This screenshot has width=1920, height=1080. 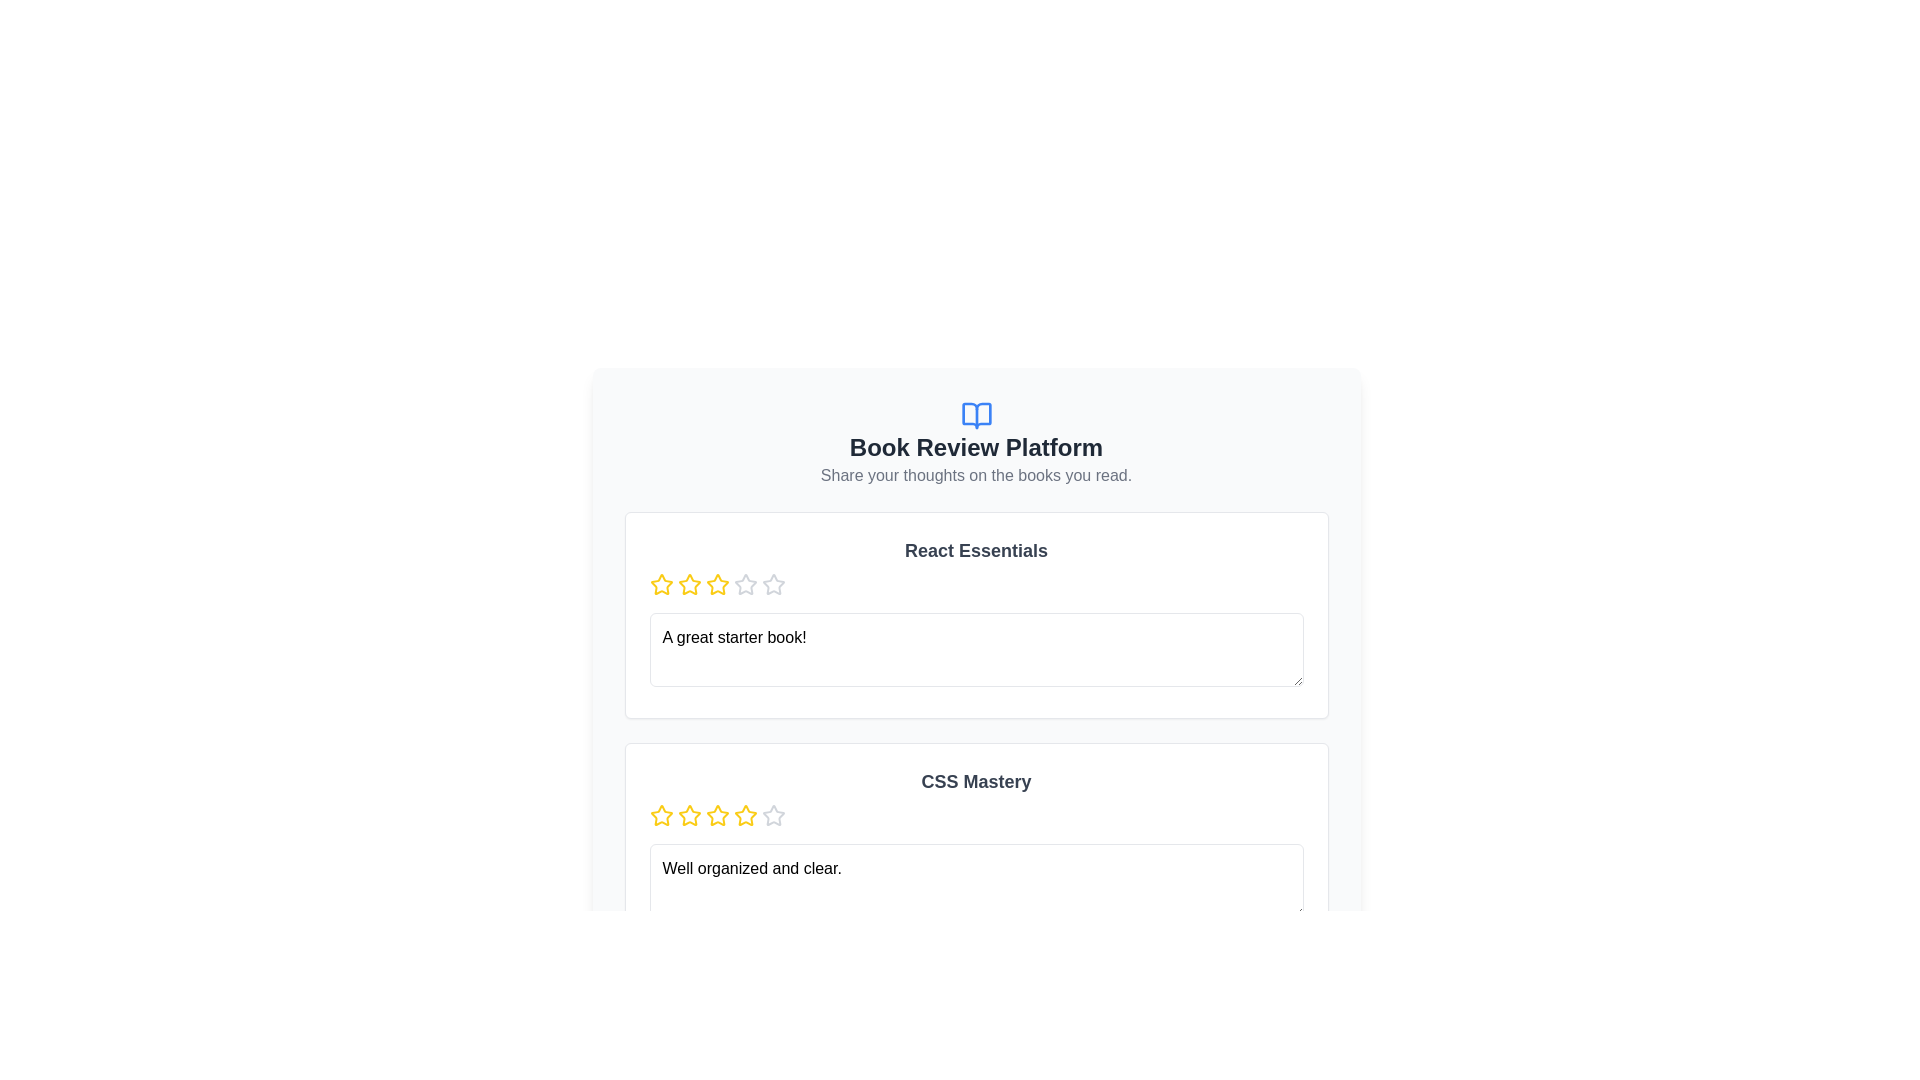 What do you see at coordinates (717, 815) in the screenshot?
I see `the second star in the rating row for the book 'CSS Mastery' to set the rating to 2` at bounding box center [717, 815].